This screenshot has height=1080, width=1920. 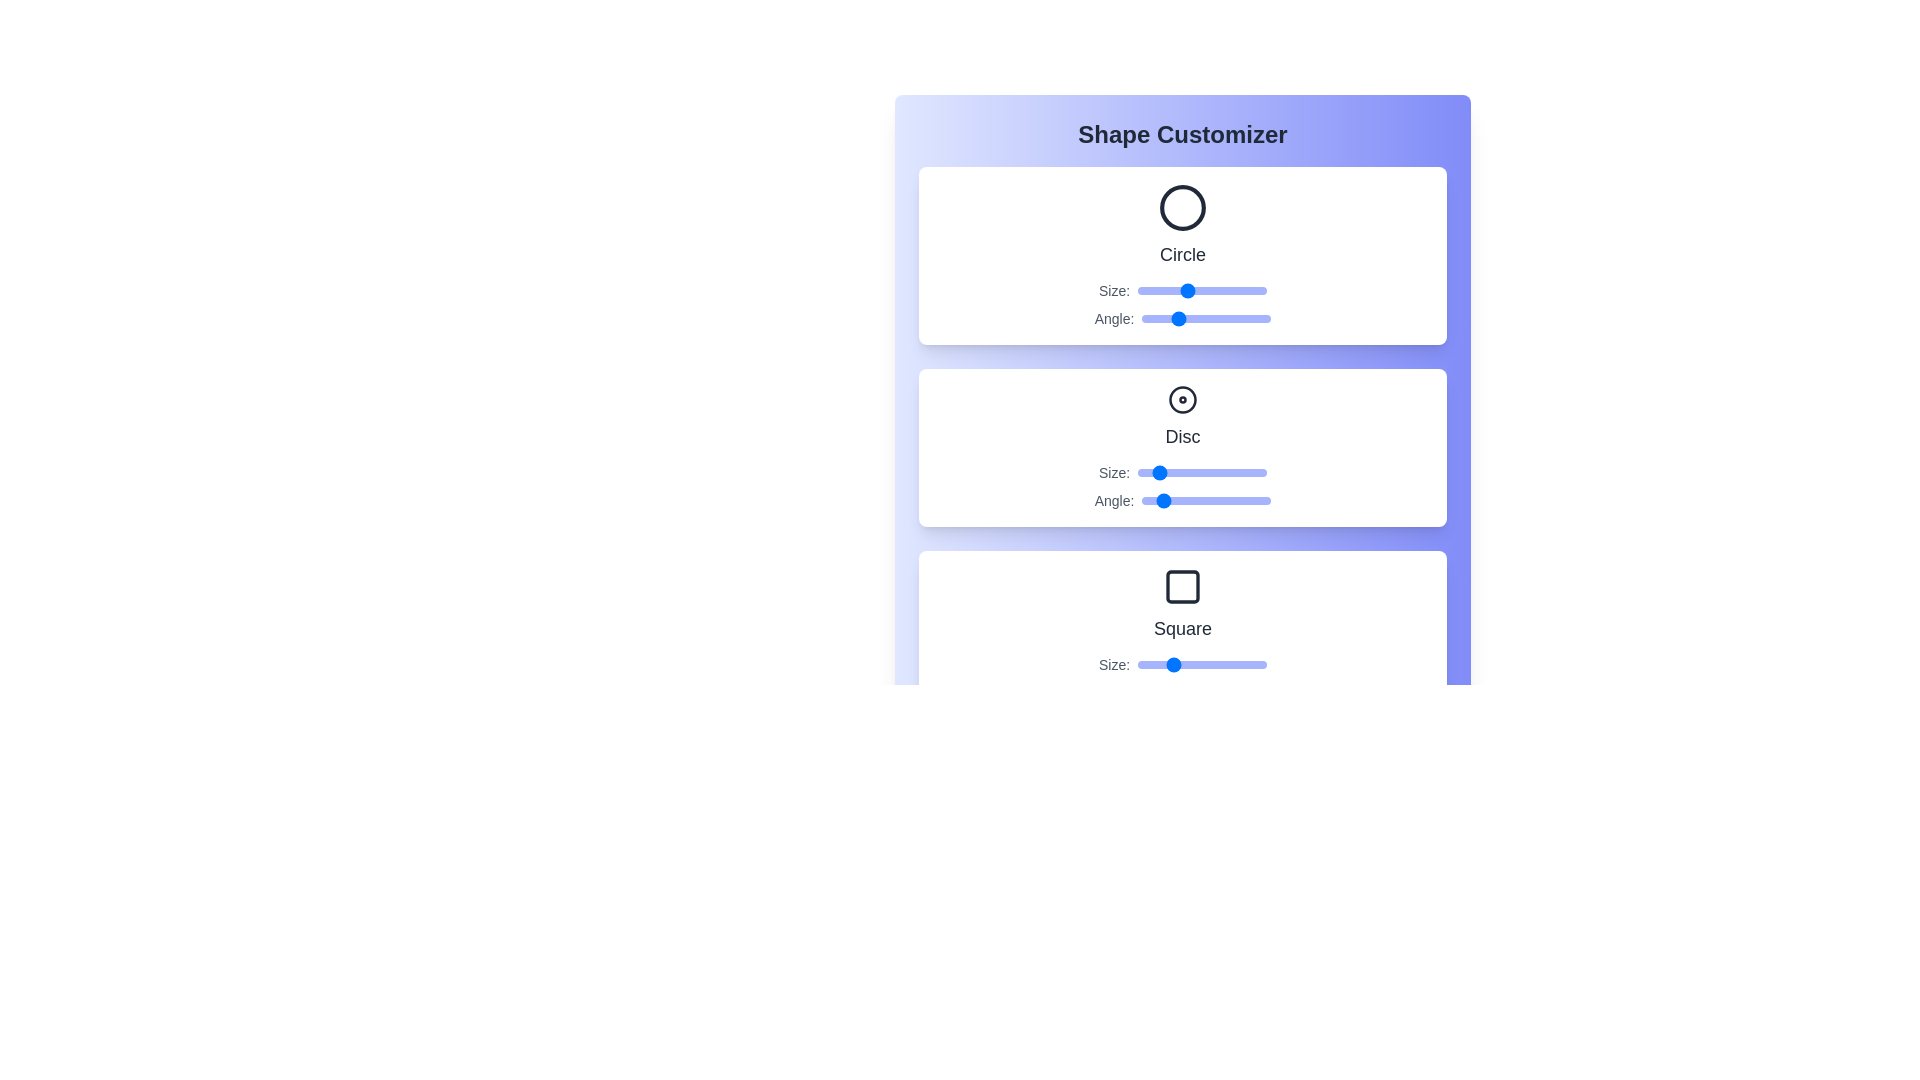 What do you see at coordinates (1251, 692) in the screenshot?
I see `the Square's angle slider to 307 degrees` at bounding box center [1251, 692].